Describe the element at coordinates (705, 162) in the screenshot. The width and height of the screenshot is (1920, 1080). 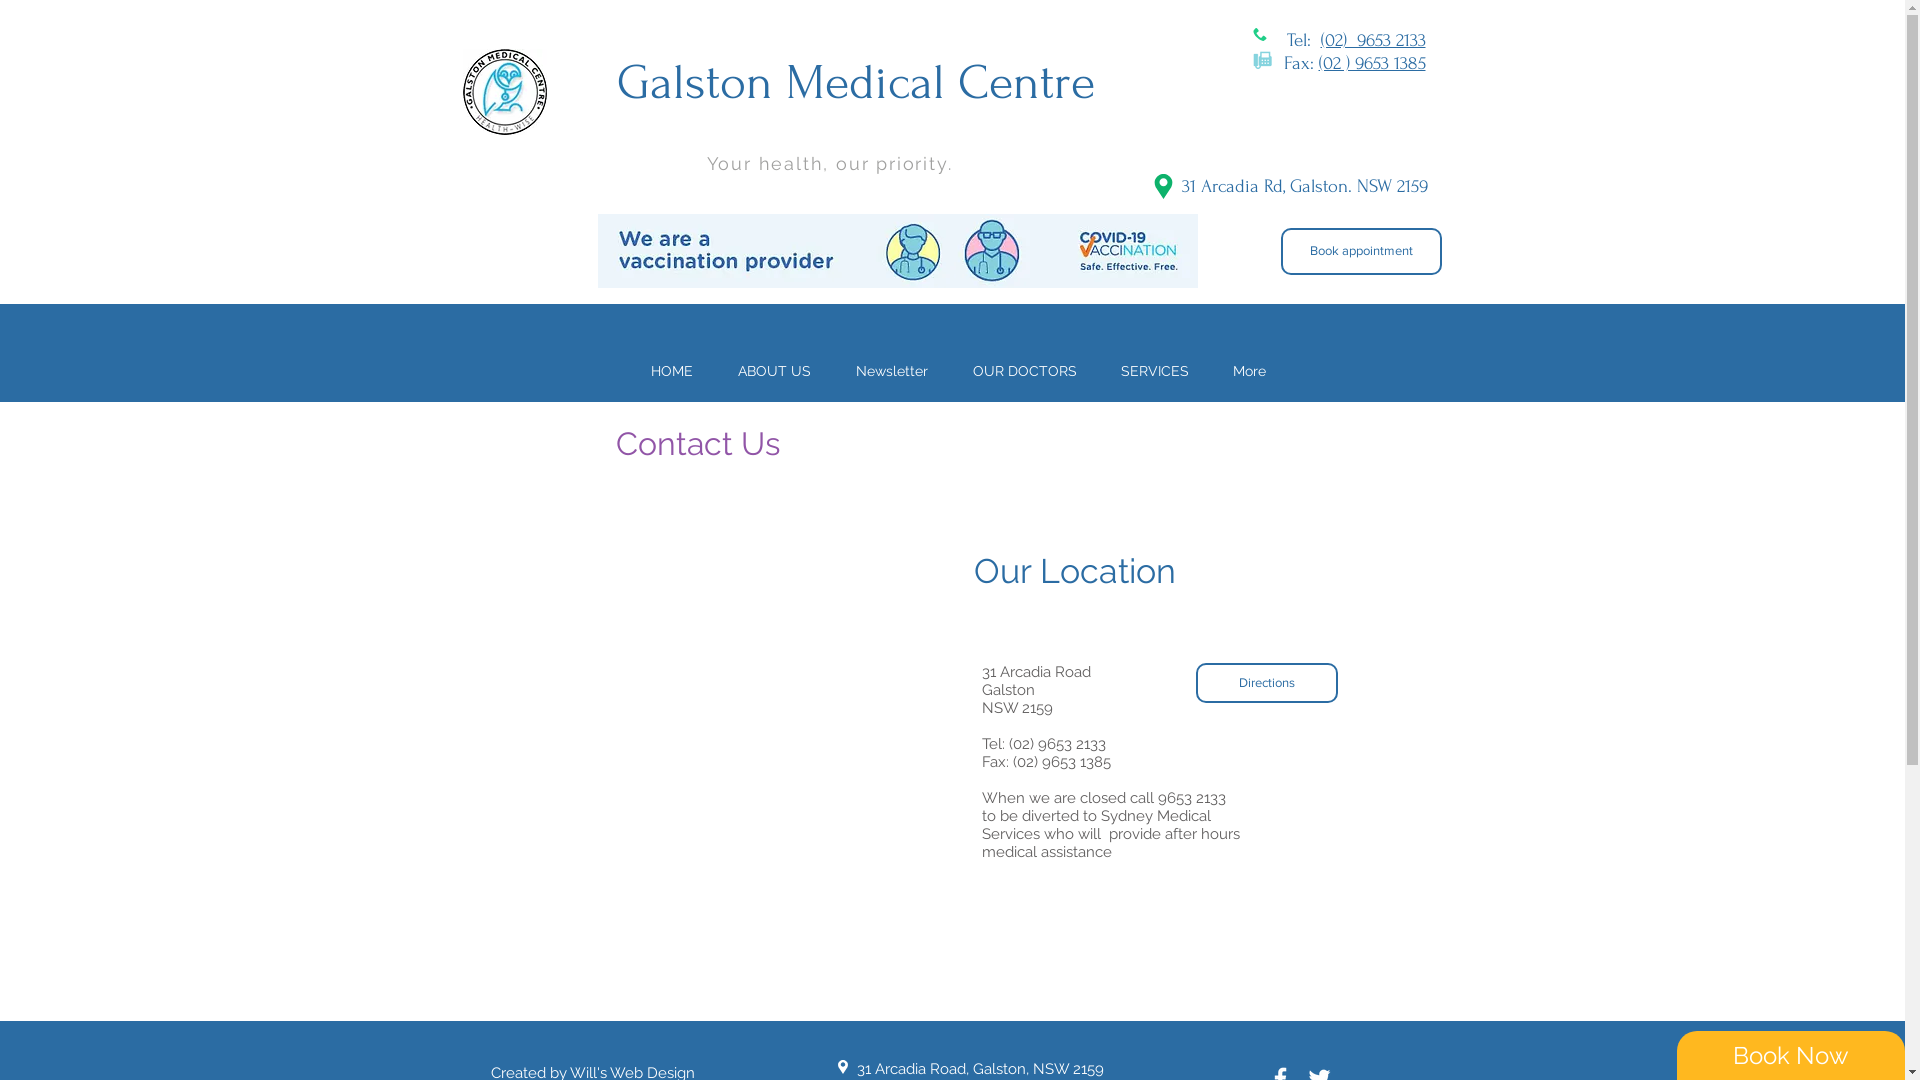
I see `'Your health, our priority.'` at that location.